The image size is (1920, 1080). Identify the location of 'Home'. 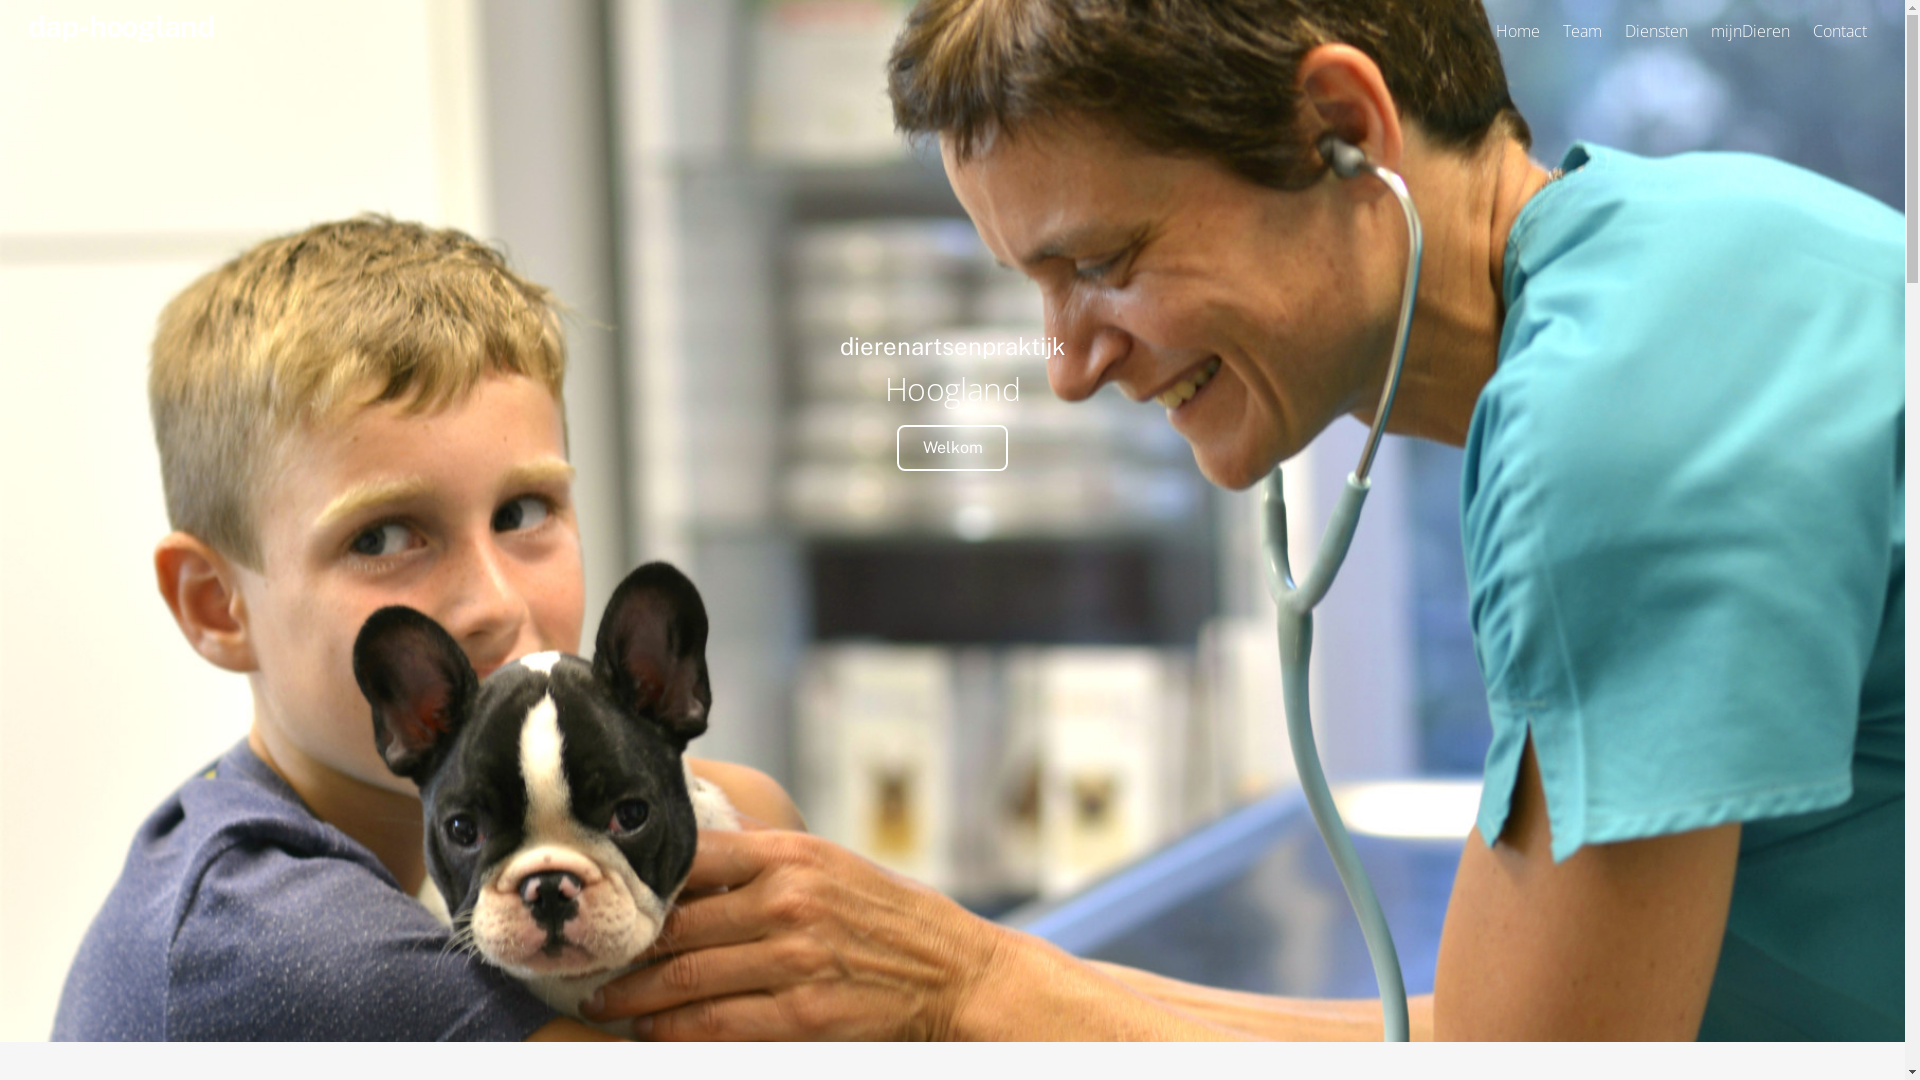
(1517, 30).